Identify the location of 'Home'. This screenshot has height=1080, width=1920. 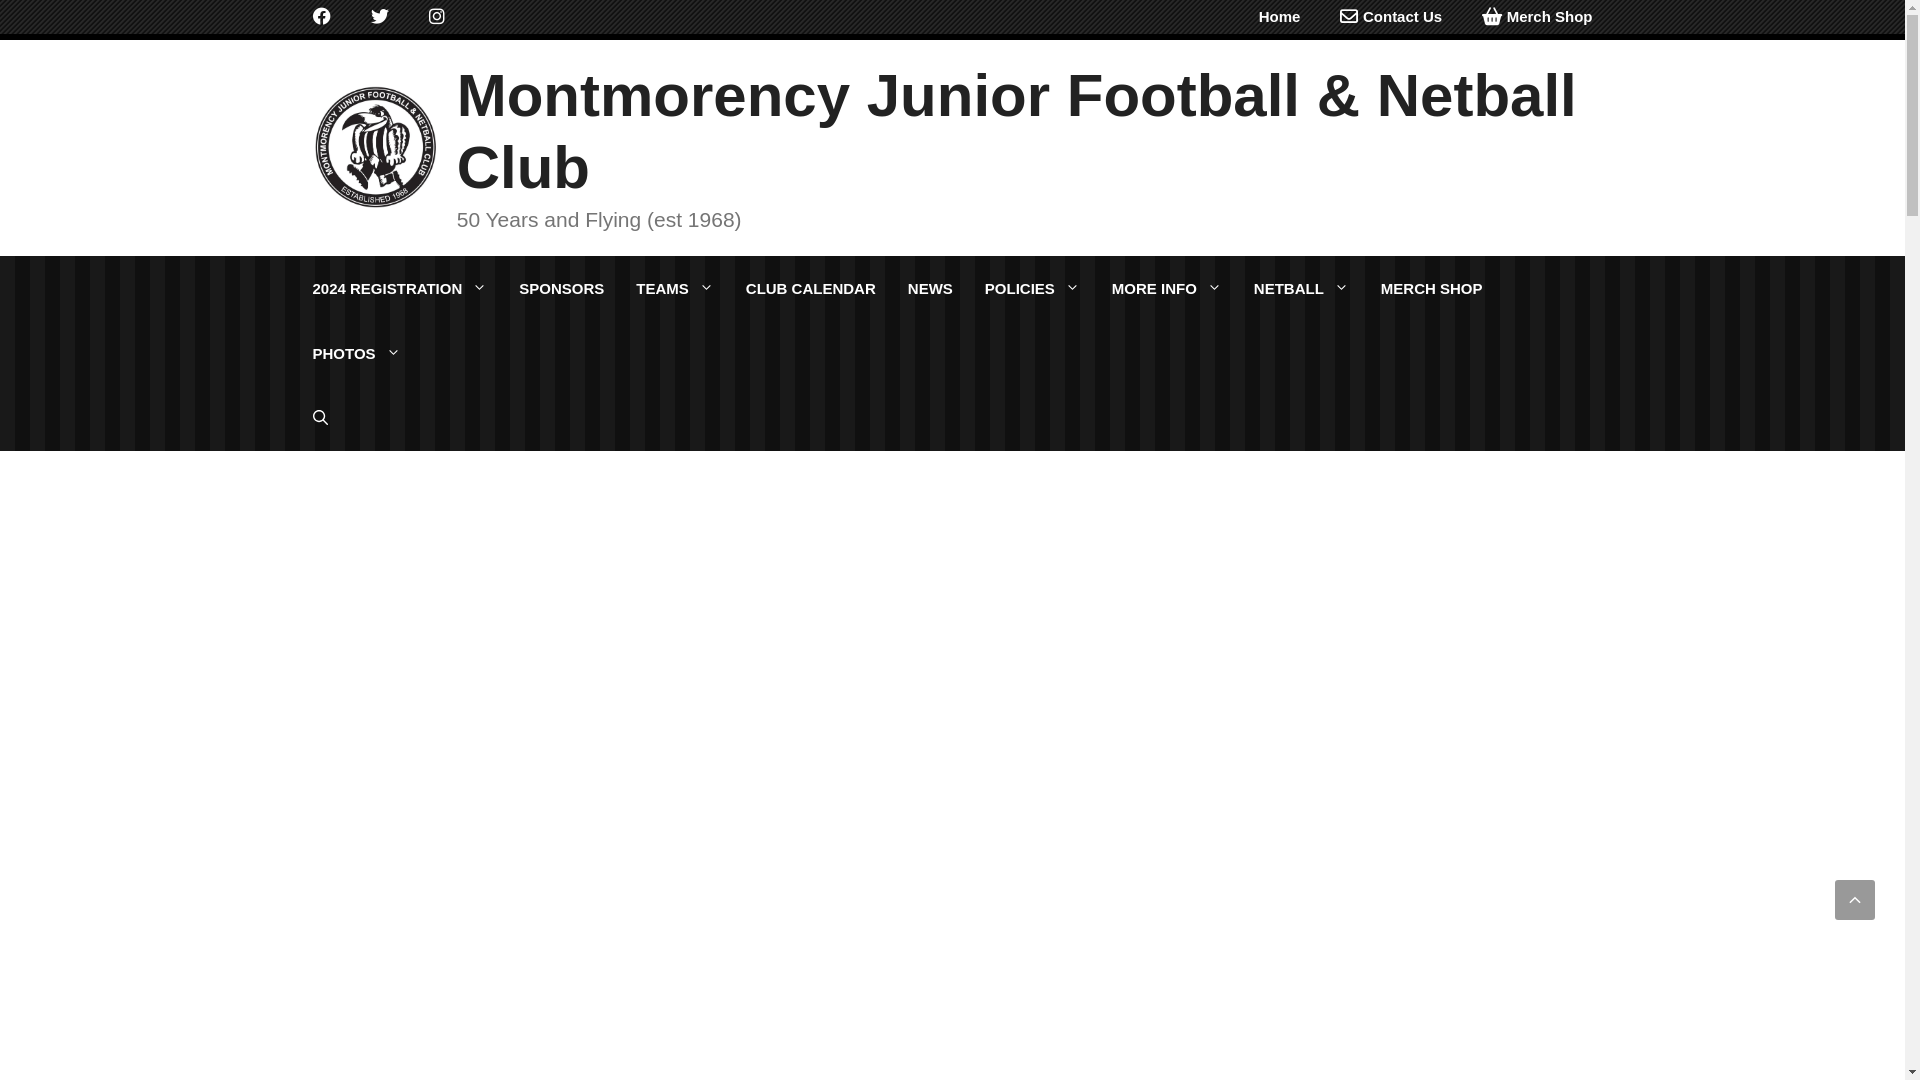
(1291, 16).